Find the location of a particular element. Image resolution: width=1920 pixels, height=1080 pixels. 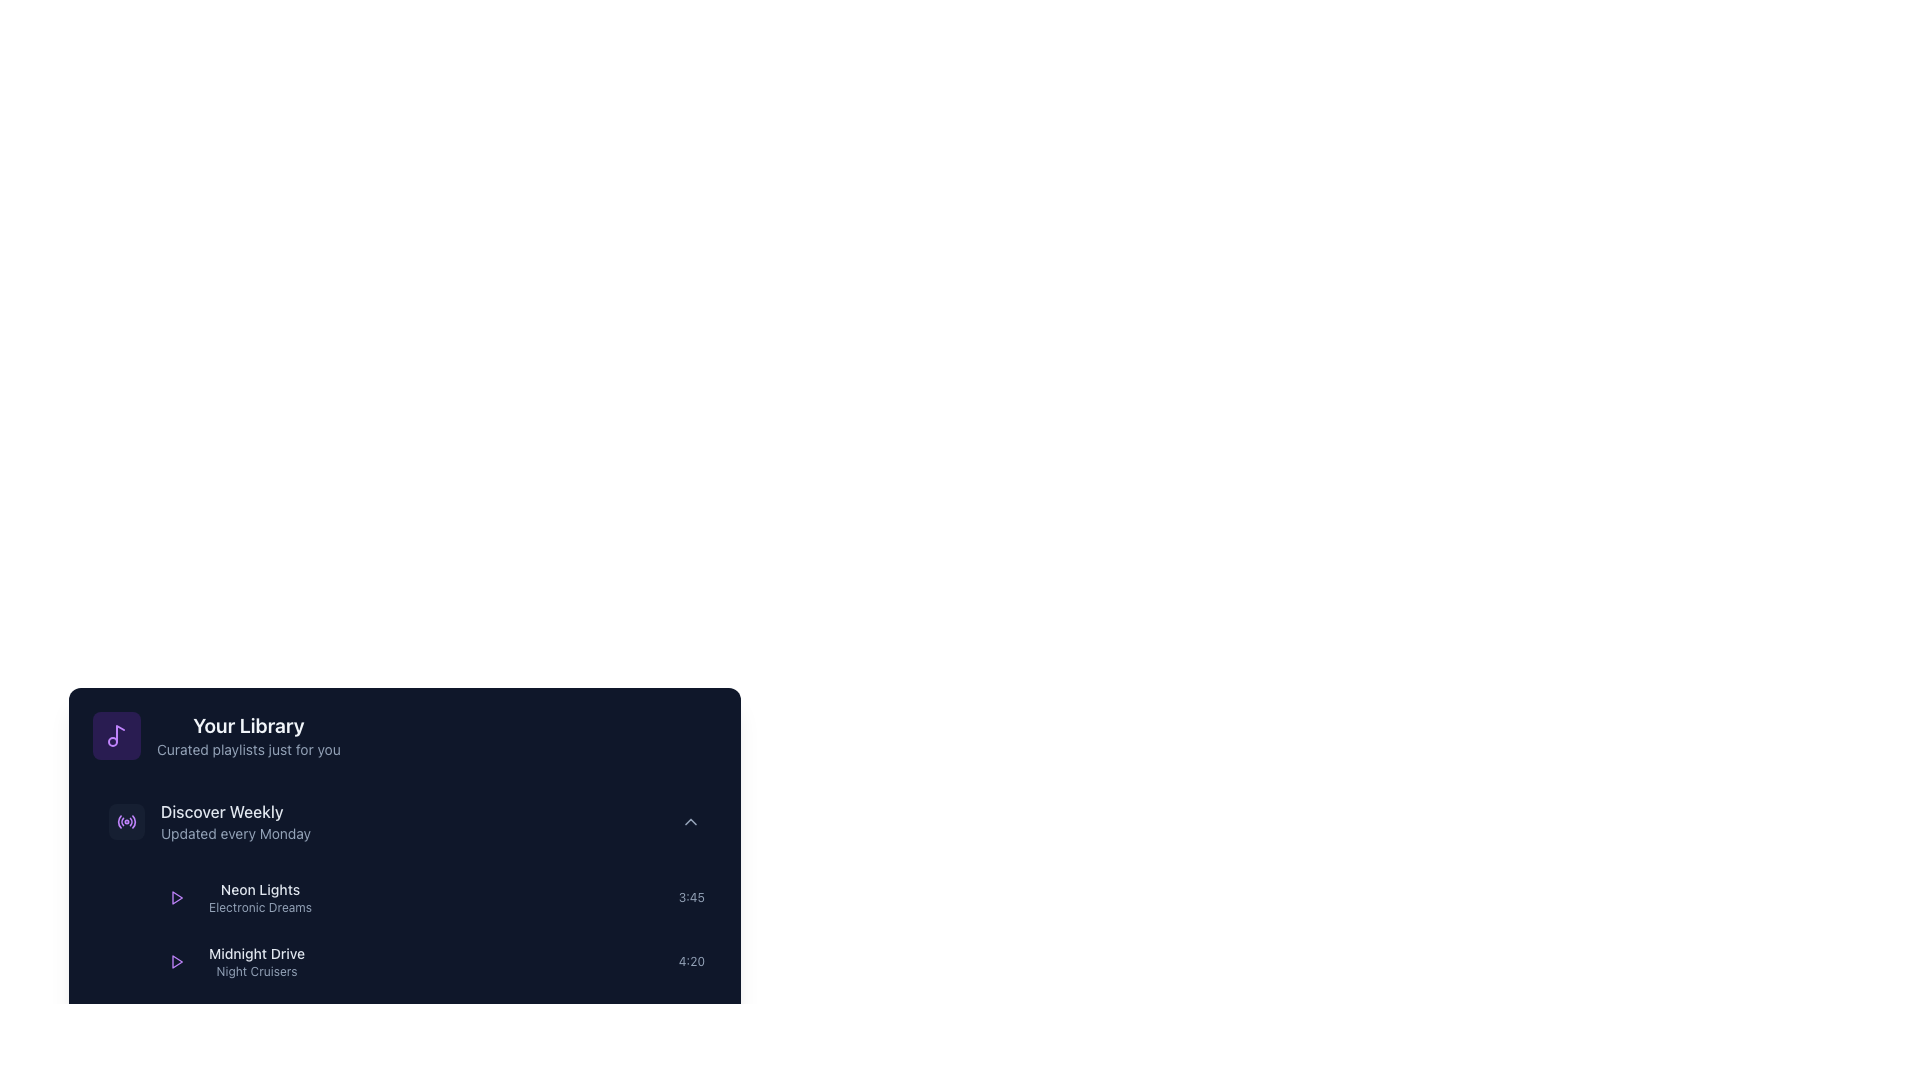

the triangular purple play icon located beneath the 'Neon Lights' music entry to initiate music playback is located at coordinates (177, 897).